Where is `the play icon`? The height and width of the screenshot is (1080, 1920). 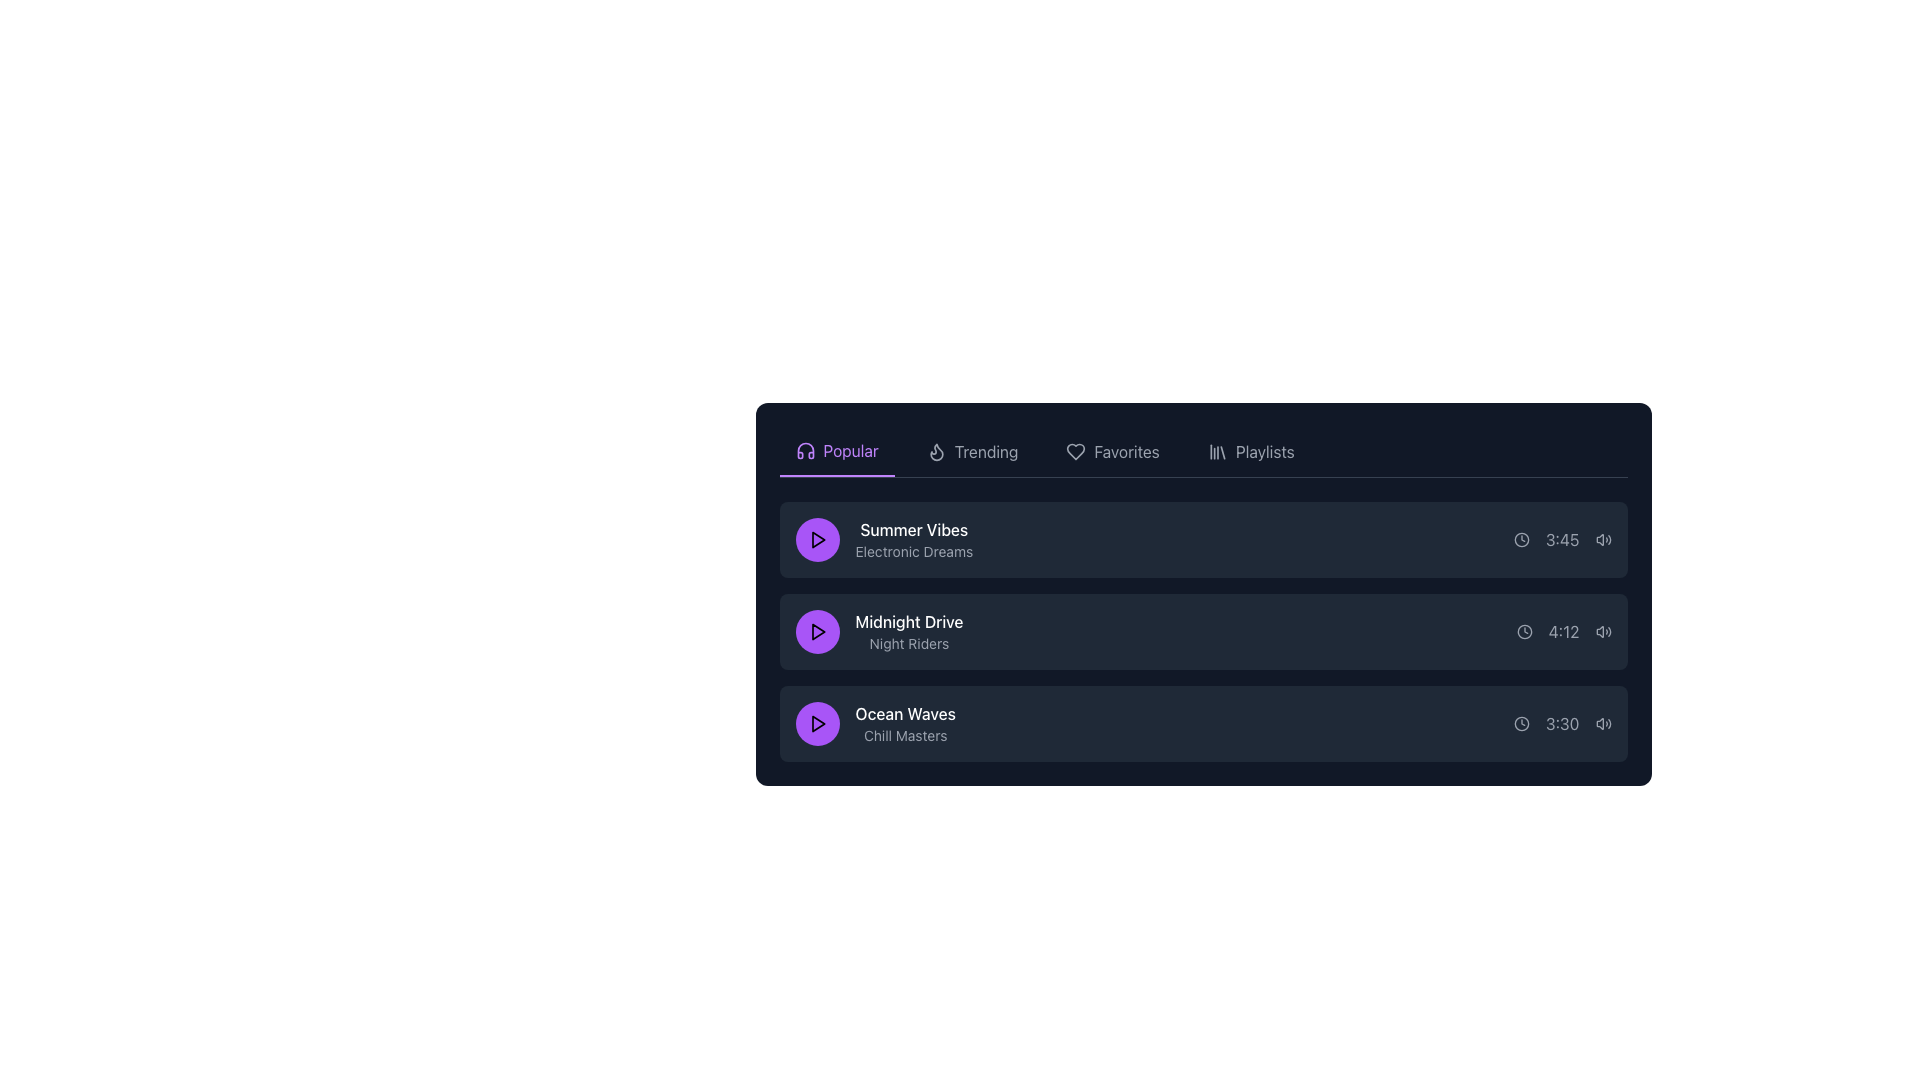
the play icon is located at coordinates (817, 724).